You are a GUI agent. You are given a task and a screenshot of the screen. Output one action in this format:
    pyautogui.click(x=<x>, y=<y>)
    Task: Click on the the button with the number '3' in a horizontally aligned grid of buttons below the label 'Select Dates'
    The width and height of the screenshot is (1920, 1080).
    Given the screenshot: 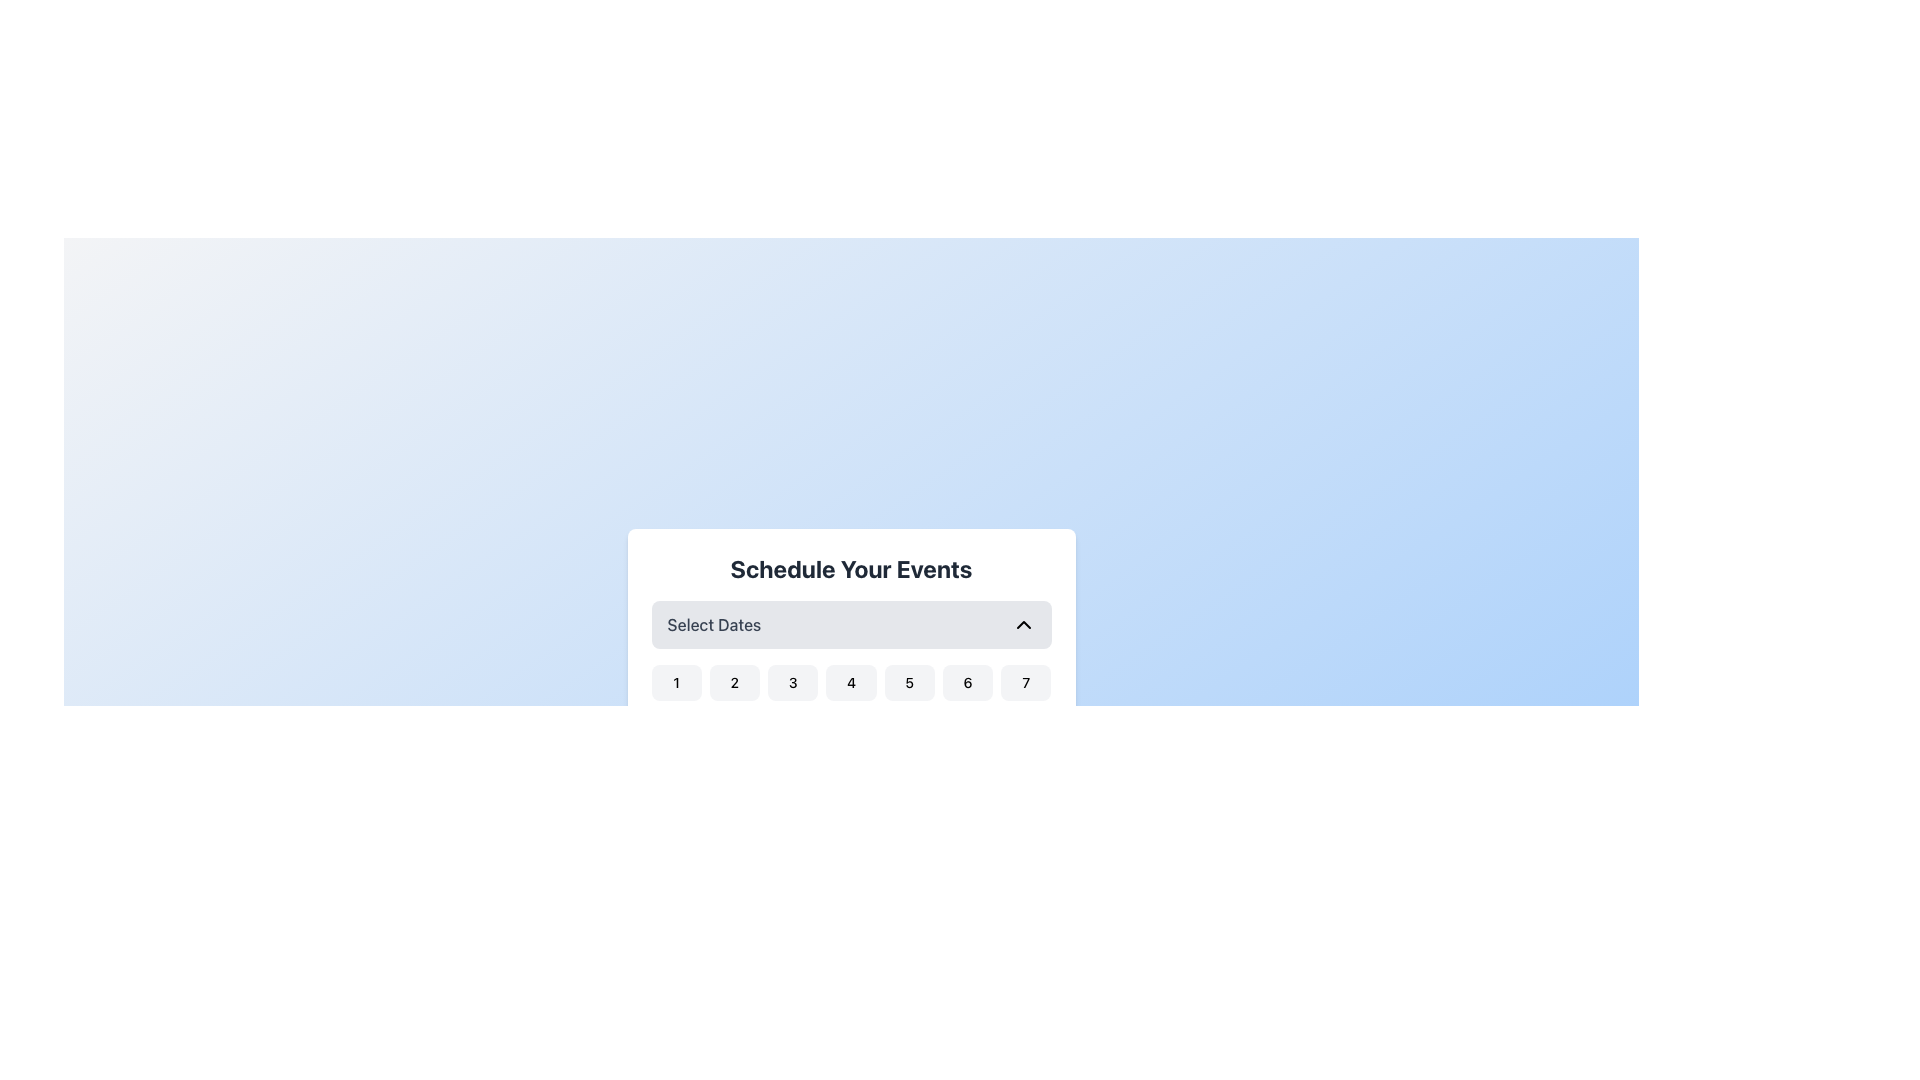 What is the action you would take?
    pyautogui.click(x=792, y=682)
    